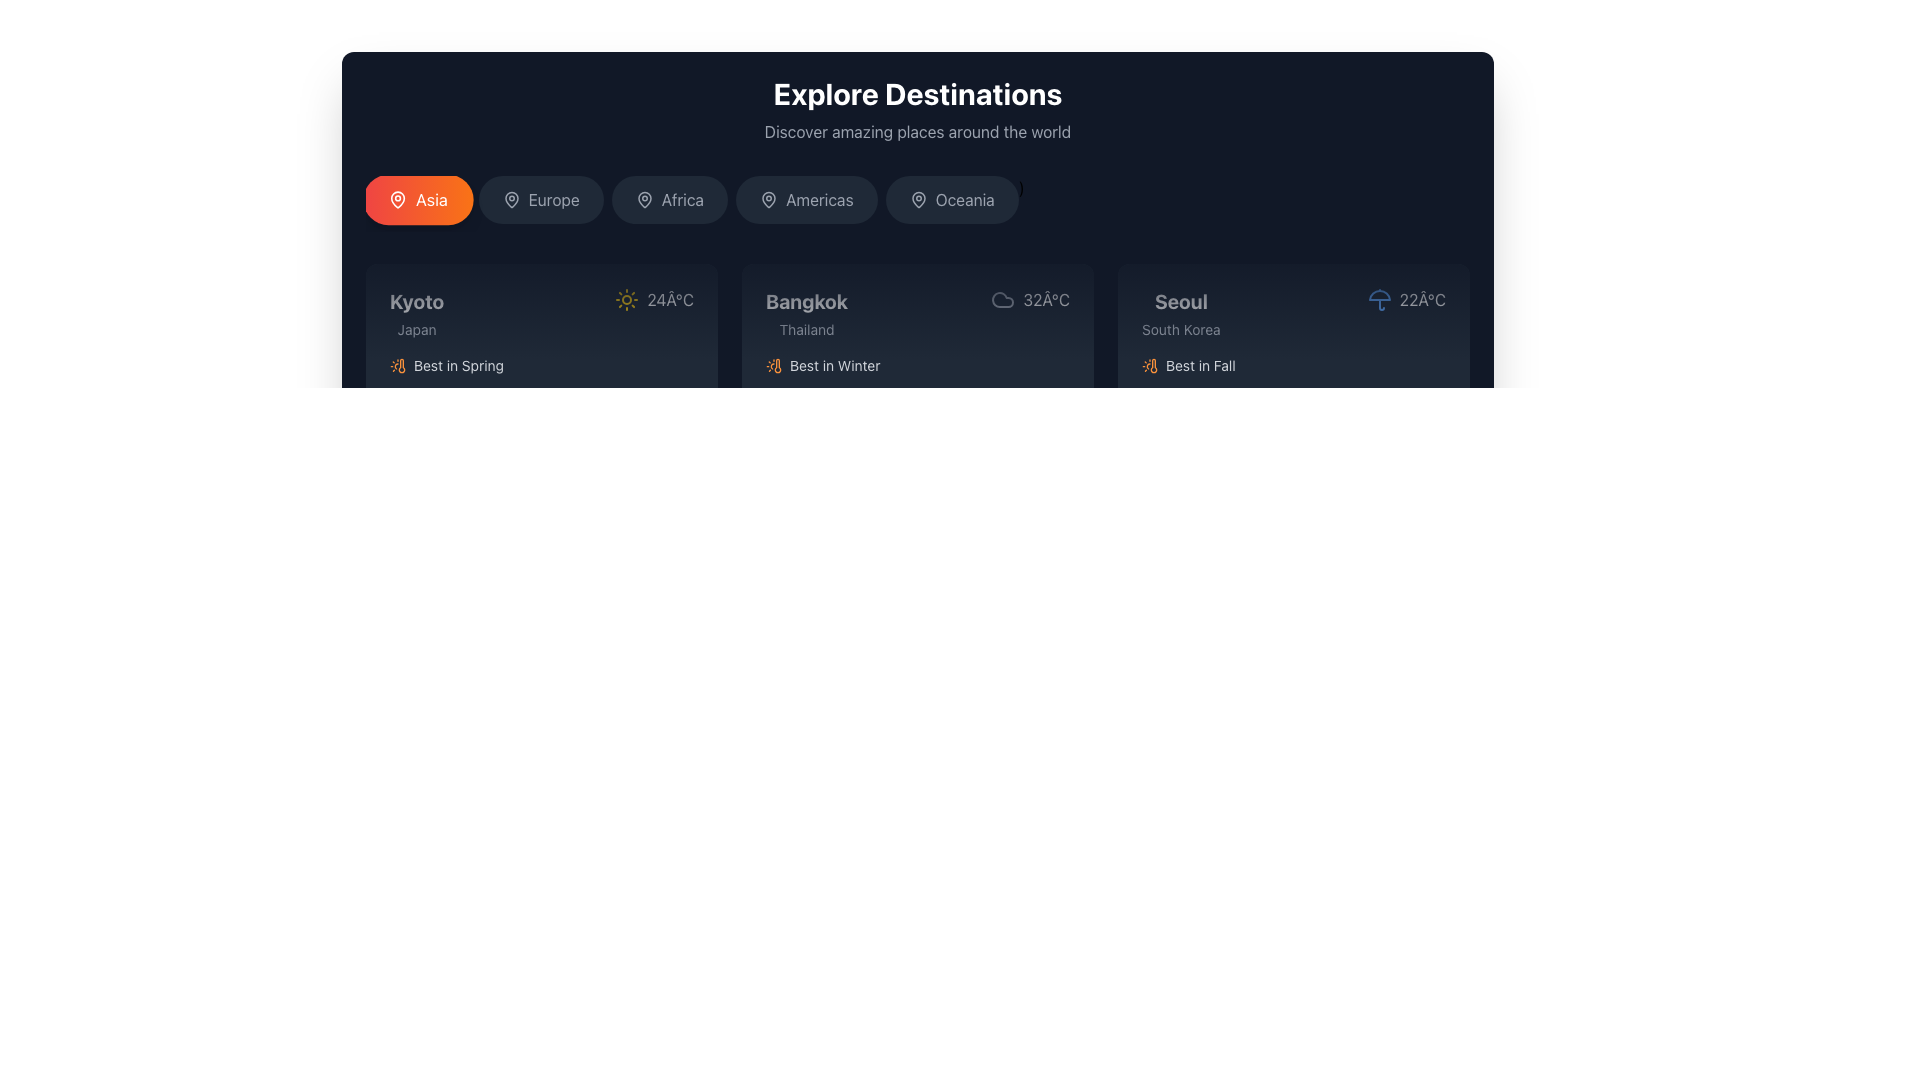 The width and height of the screenshot is (1920, 1080). What do you see at coordinates (916, 93) in the screenshot?
I see `prominent heading titled 'Explore Destinations' displayed in a large, bold, white font, centered at the top of the interface` at bounding box center [916, 93].